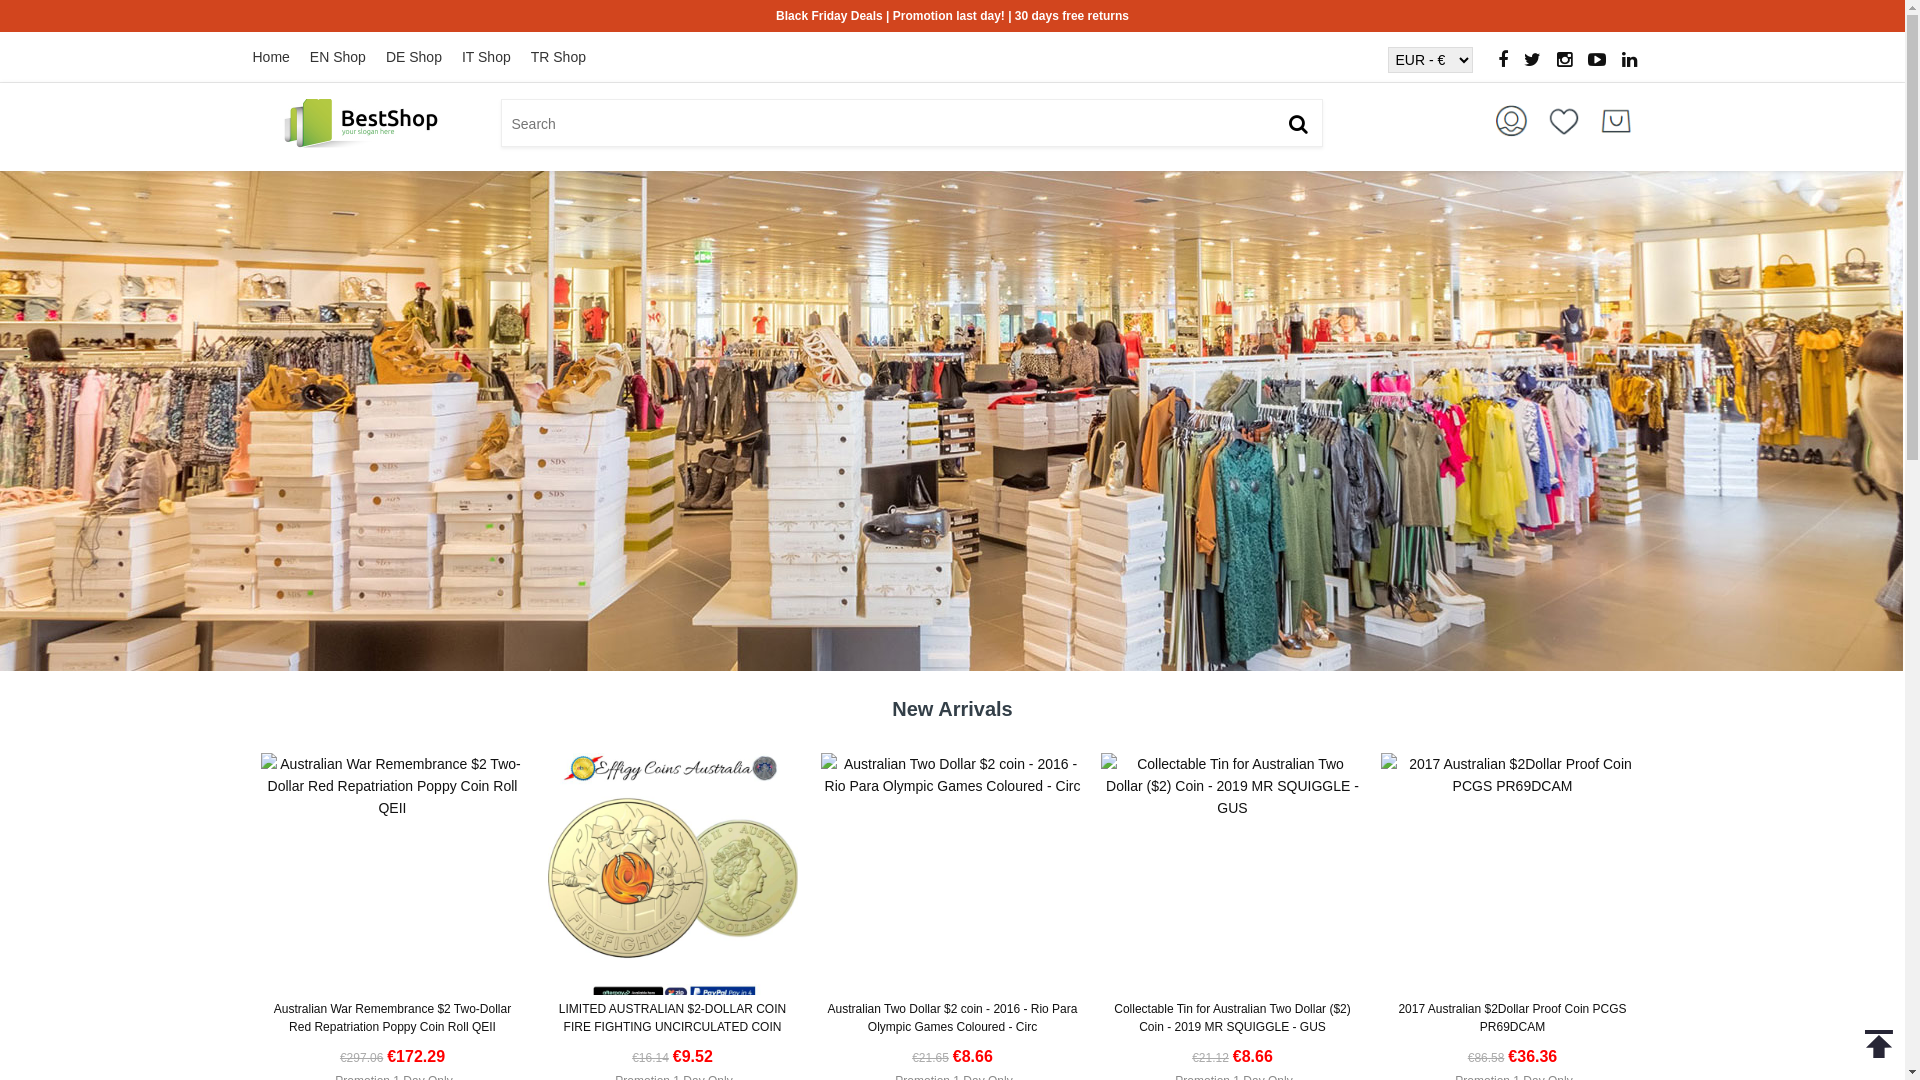  What do you see at coordinates (348, 56) in the screenshot?
I see `'EN Shop'` at bounding box center [348, 56].